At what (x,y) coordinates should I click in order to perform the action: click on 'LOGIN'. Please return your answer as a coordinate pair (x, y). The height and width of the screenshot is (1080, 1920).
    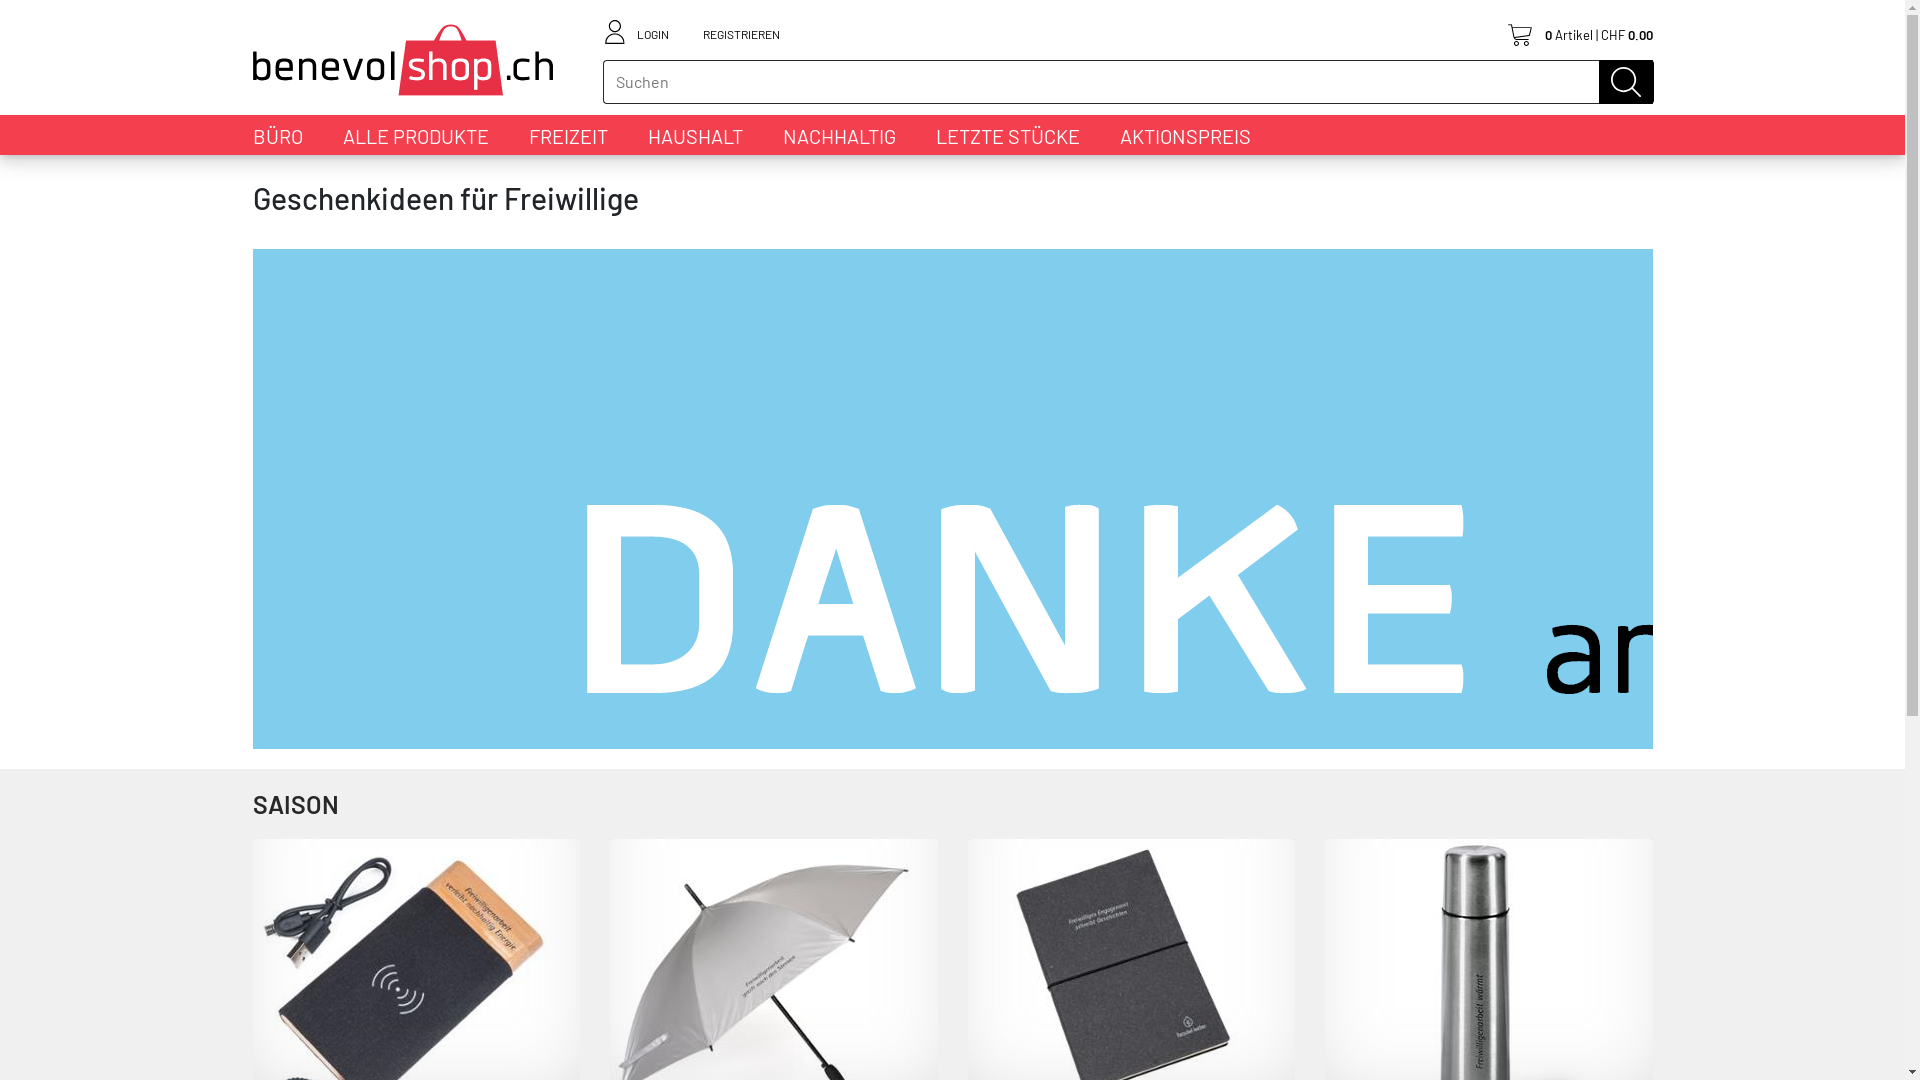
    Looking at the image, I should click on (652, 31).